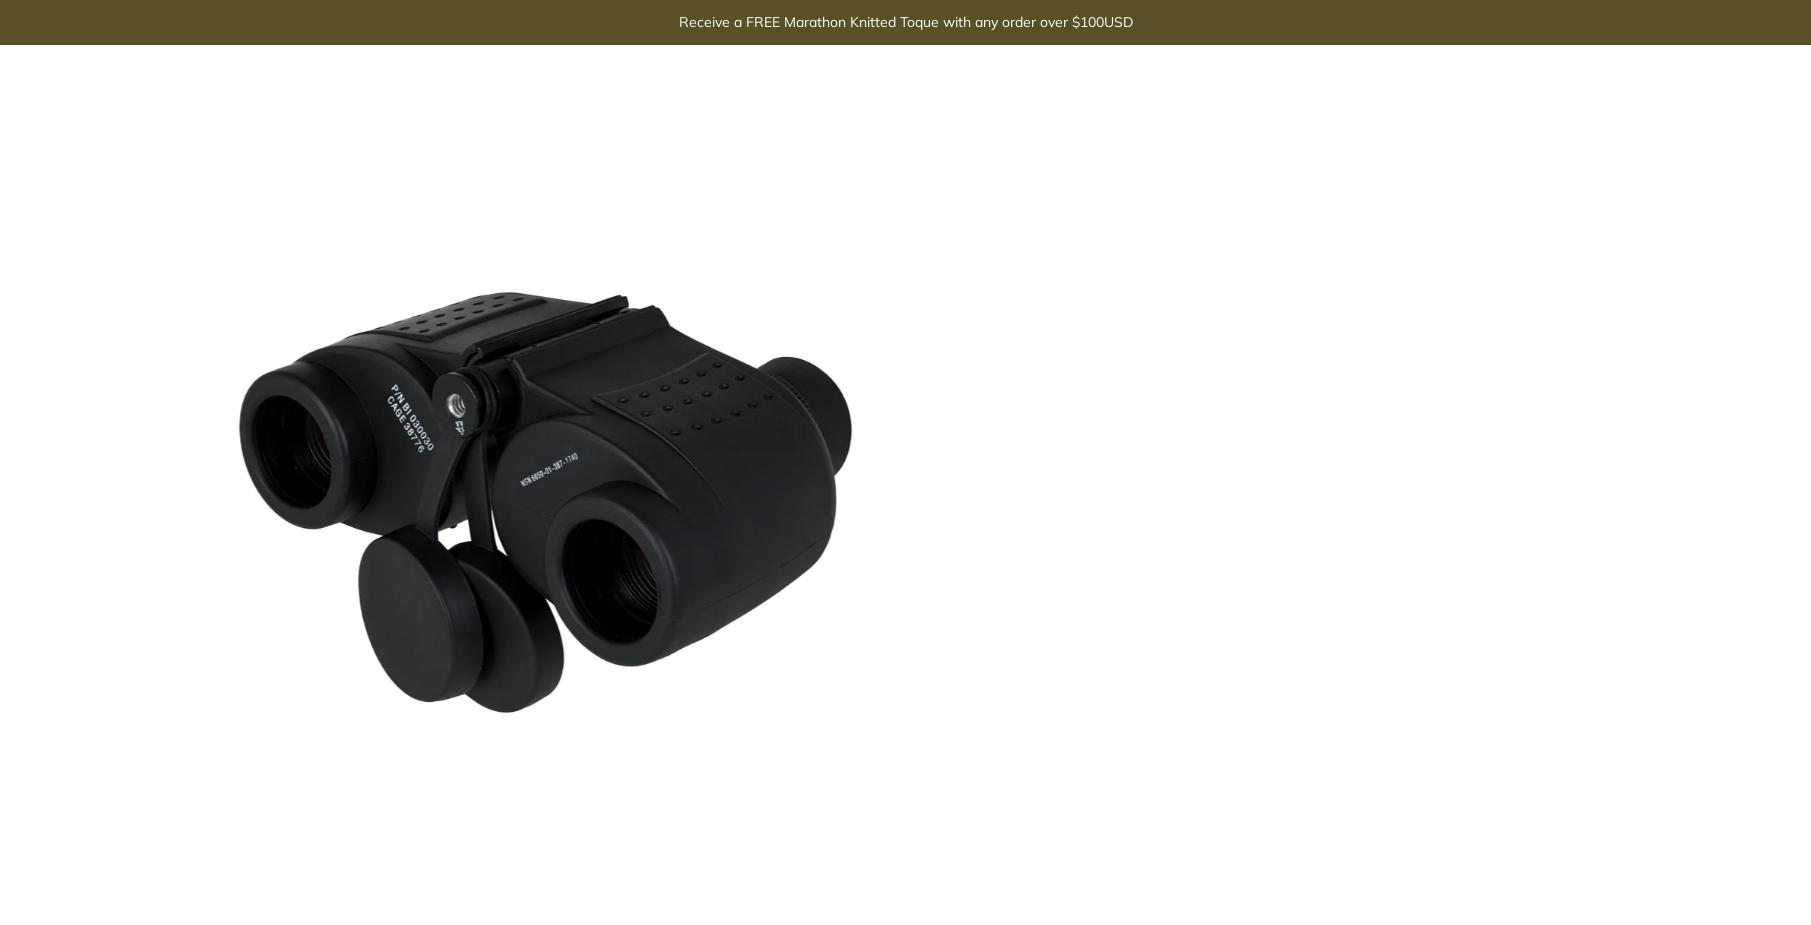 This screenshot has width=1811, height=925. I want to click on 'TRIPOD MOUNT:', so click(1109, 228).